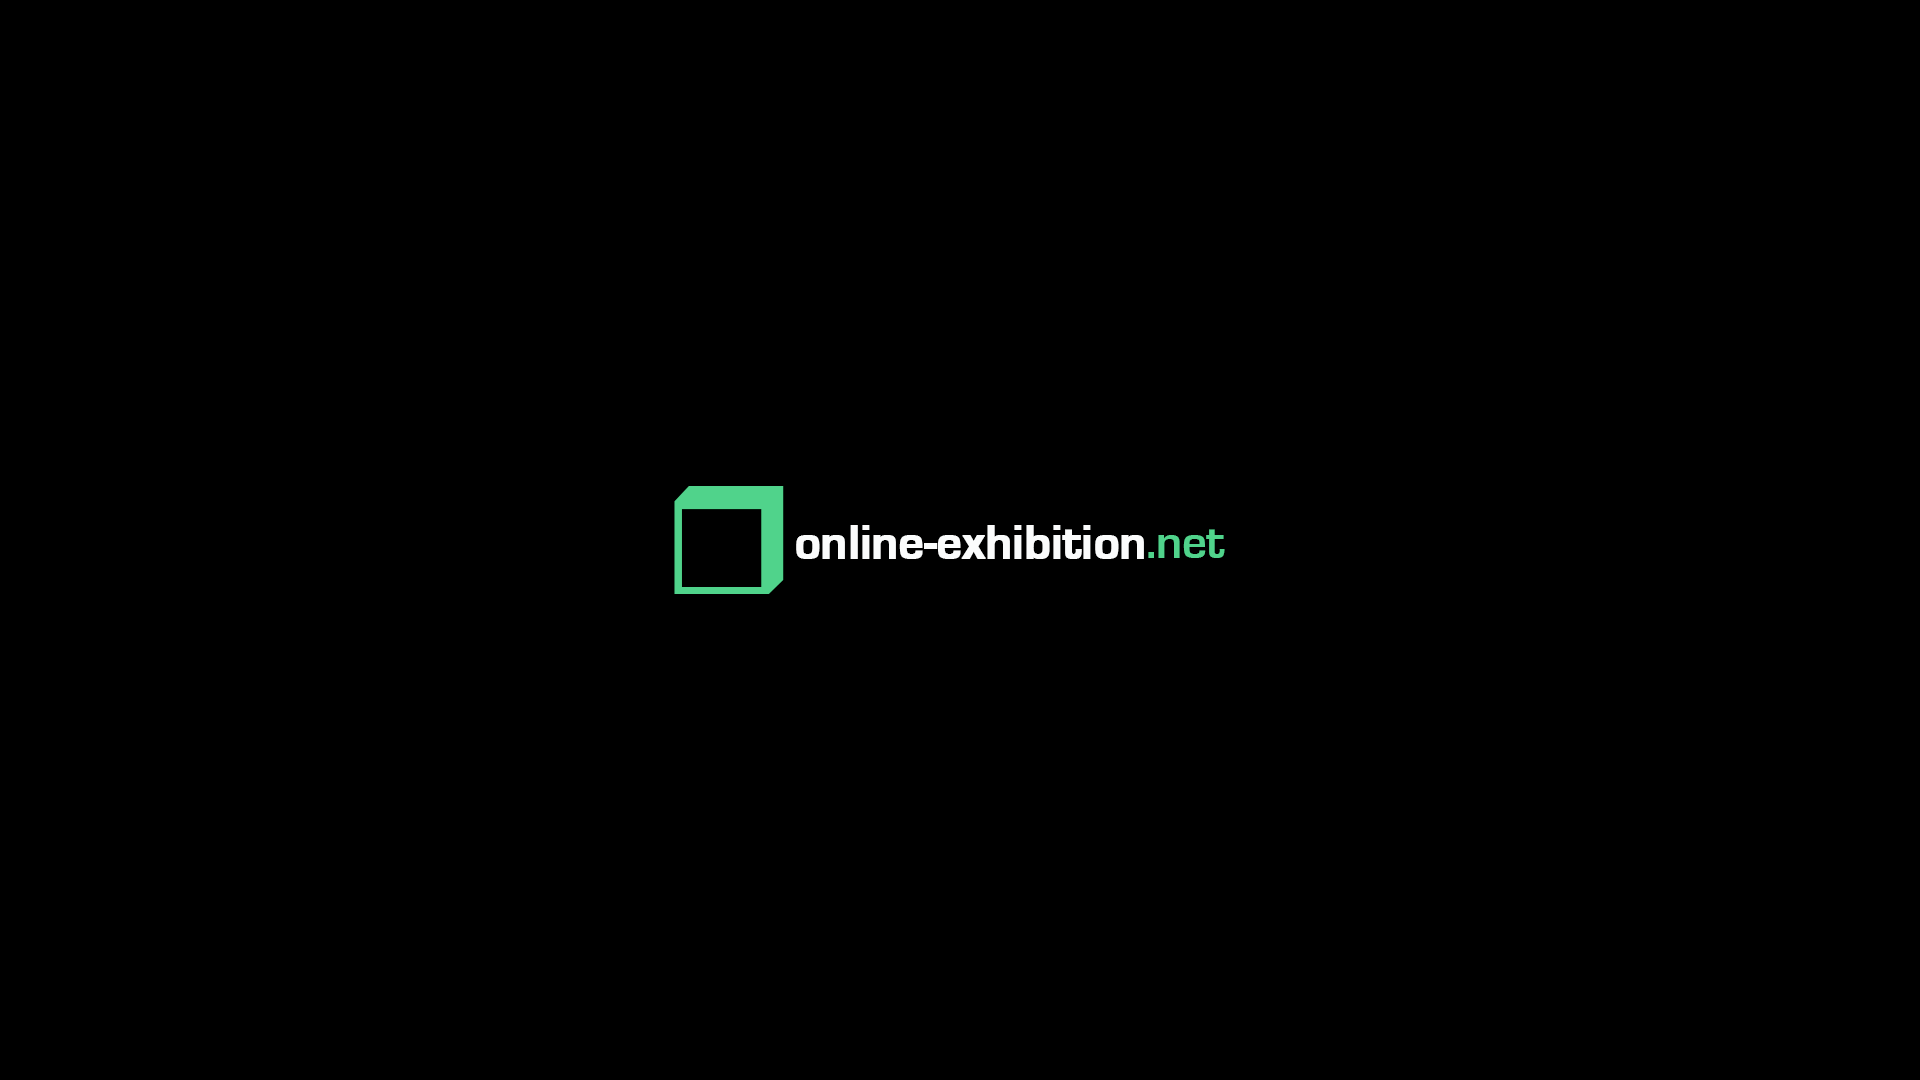  What do you see at coordinates (960, 540) in the screenshot?
I see `'coming soon!'` at bounding box center [960, 540].